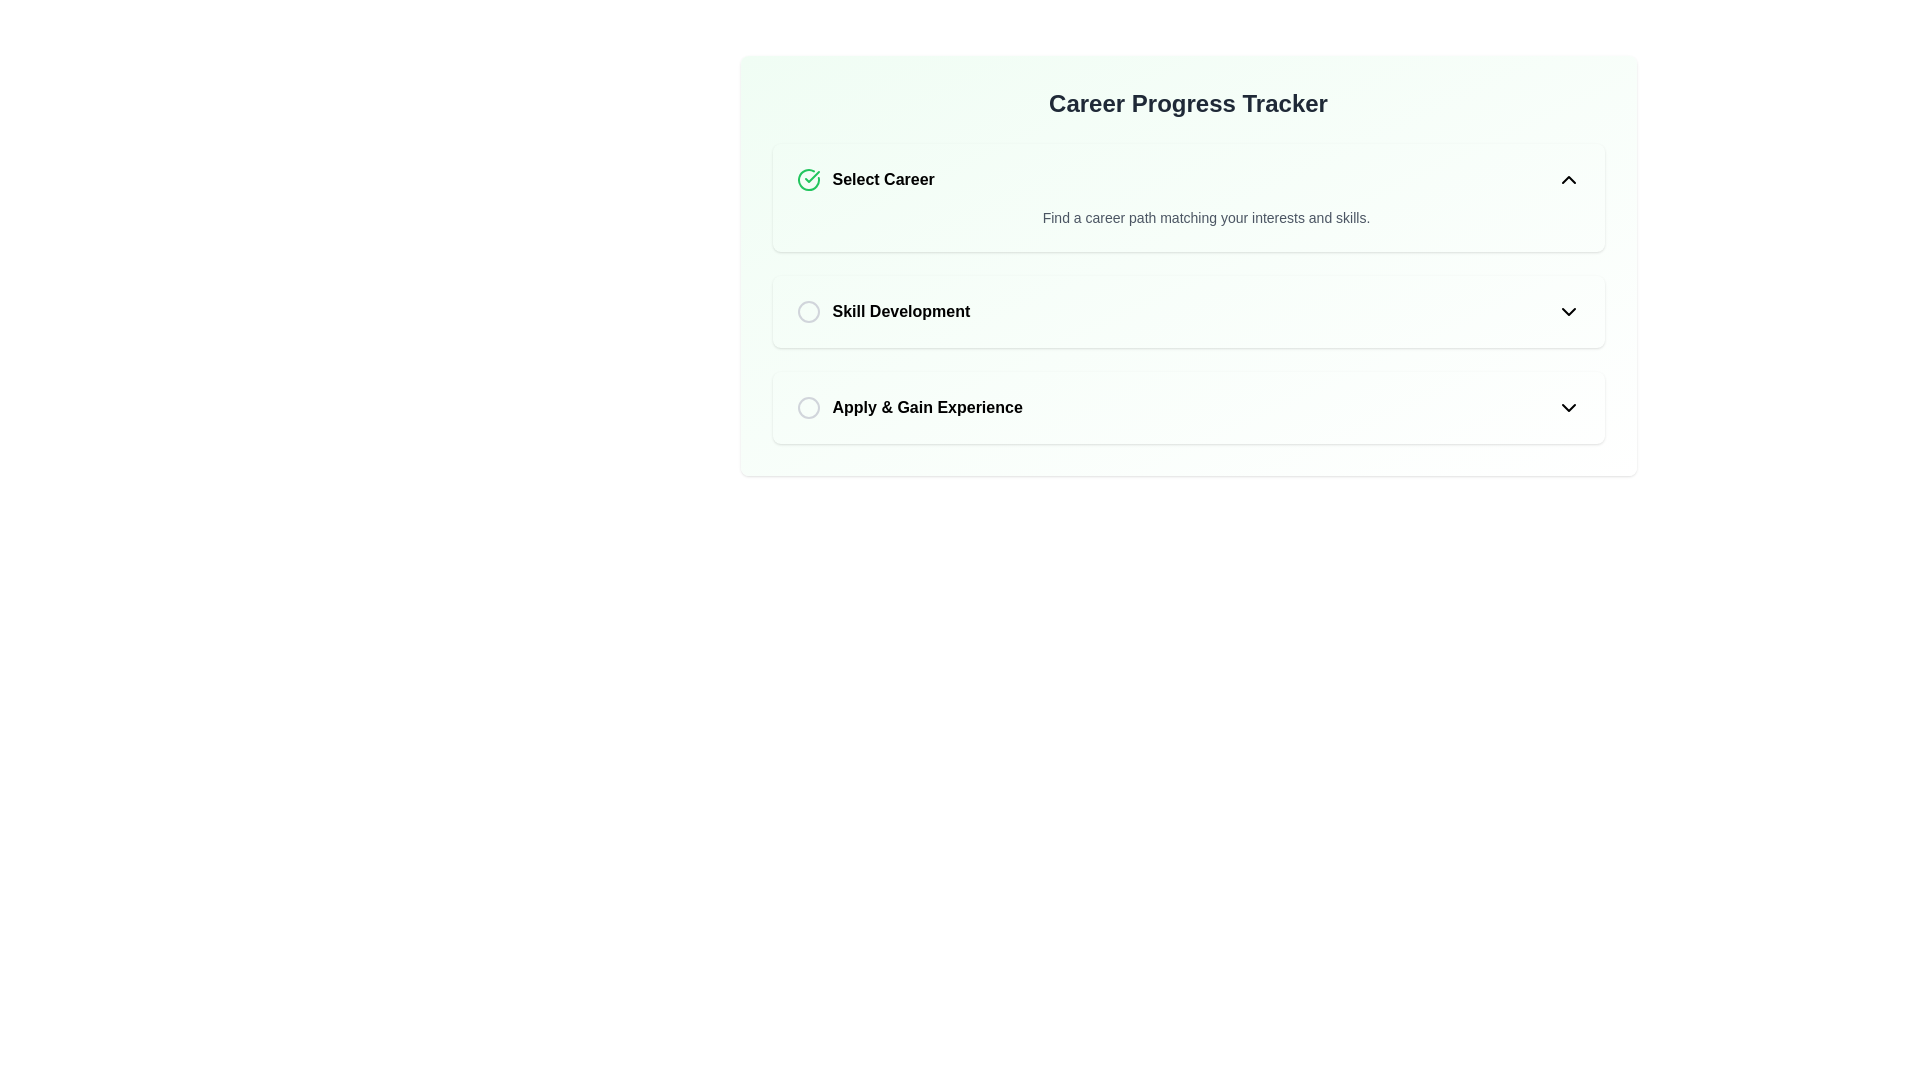  I want to click on the SVG circle element that serves as a visual indicator for the 'Apply & Gain Experience' option by clicking on its center to trigger its associated action, so click(808, 407).